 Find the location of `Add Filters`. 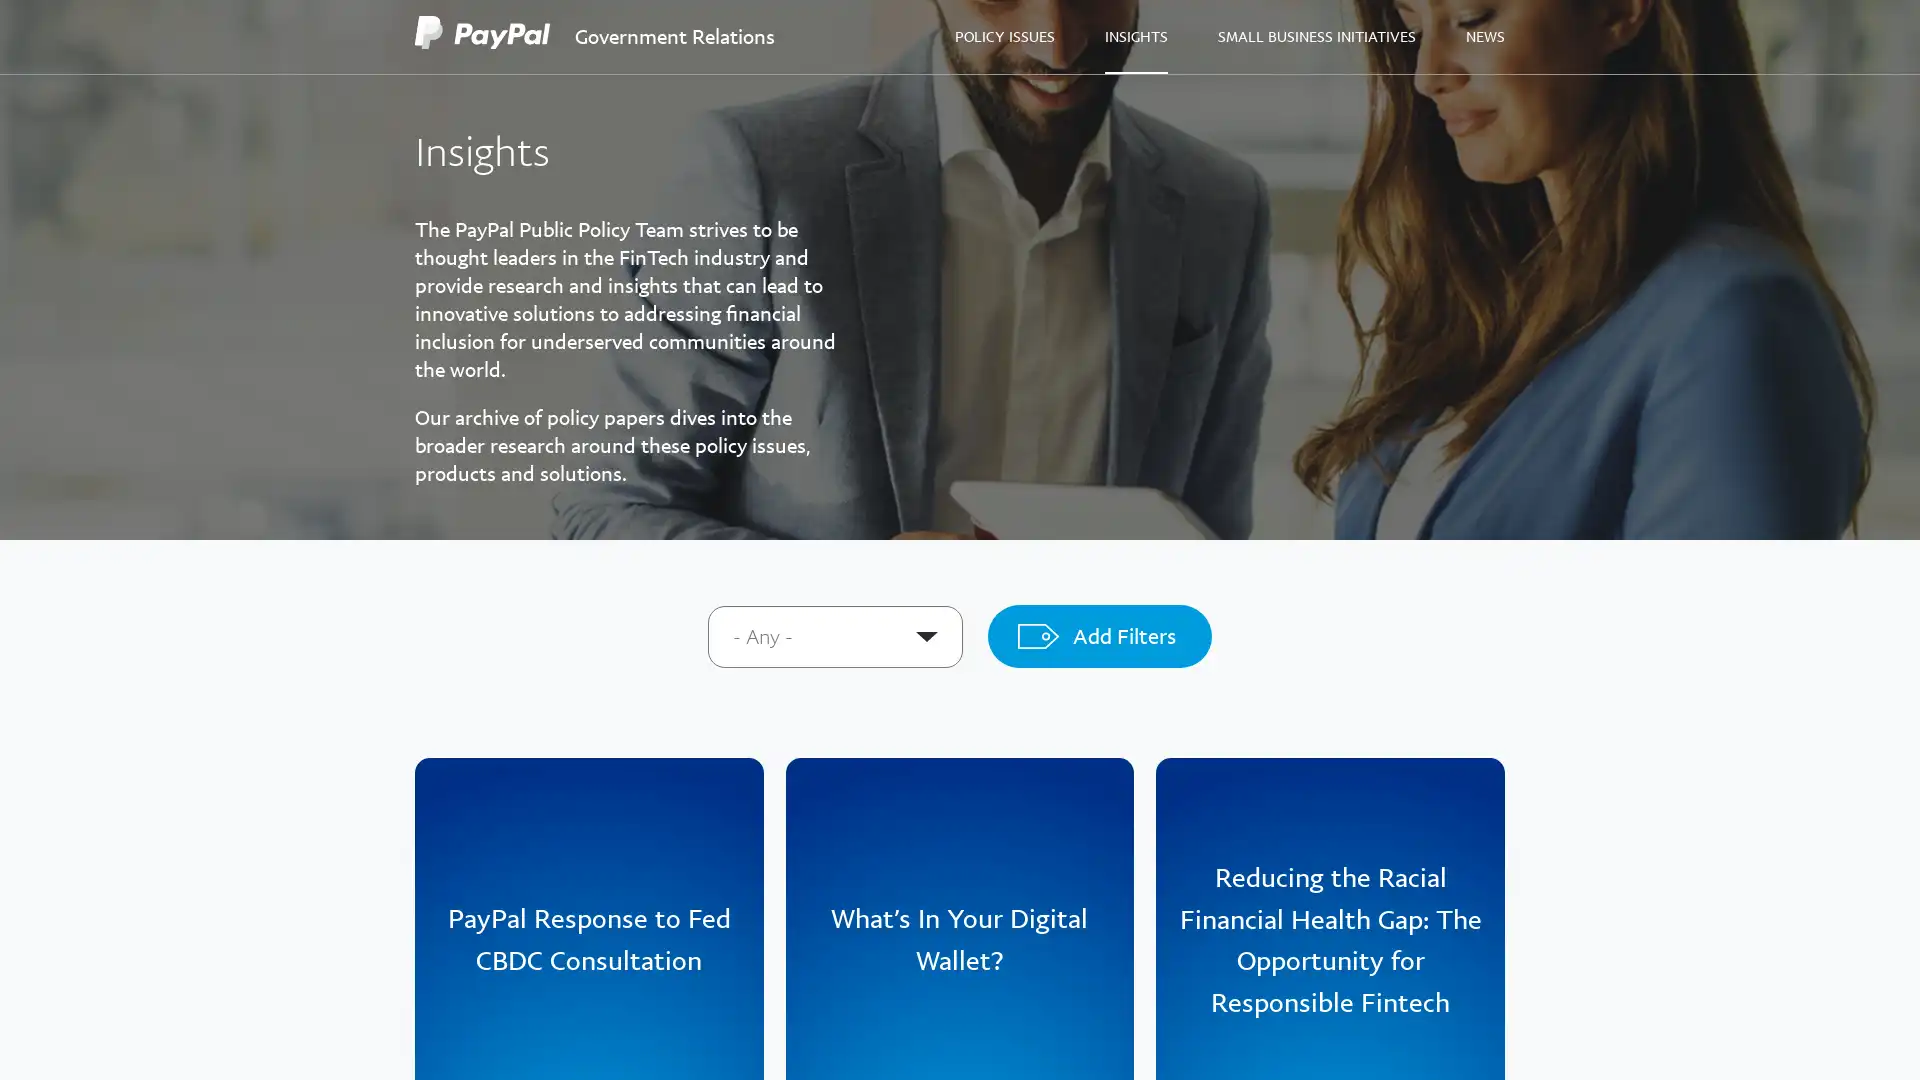

Add Filters is located at coordinates (1098, 636).